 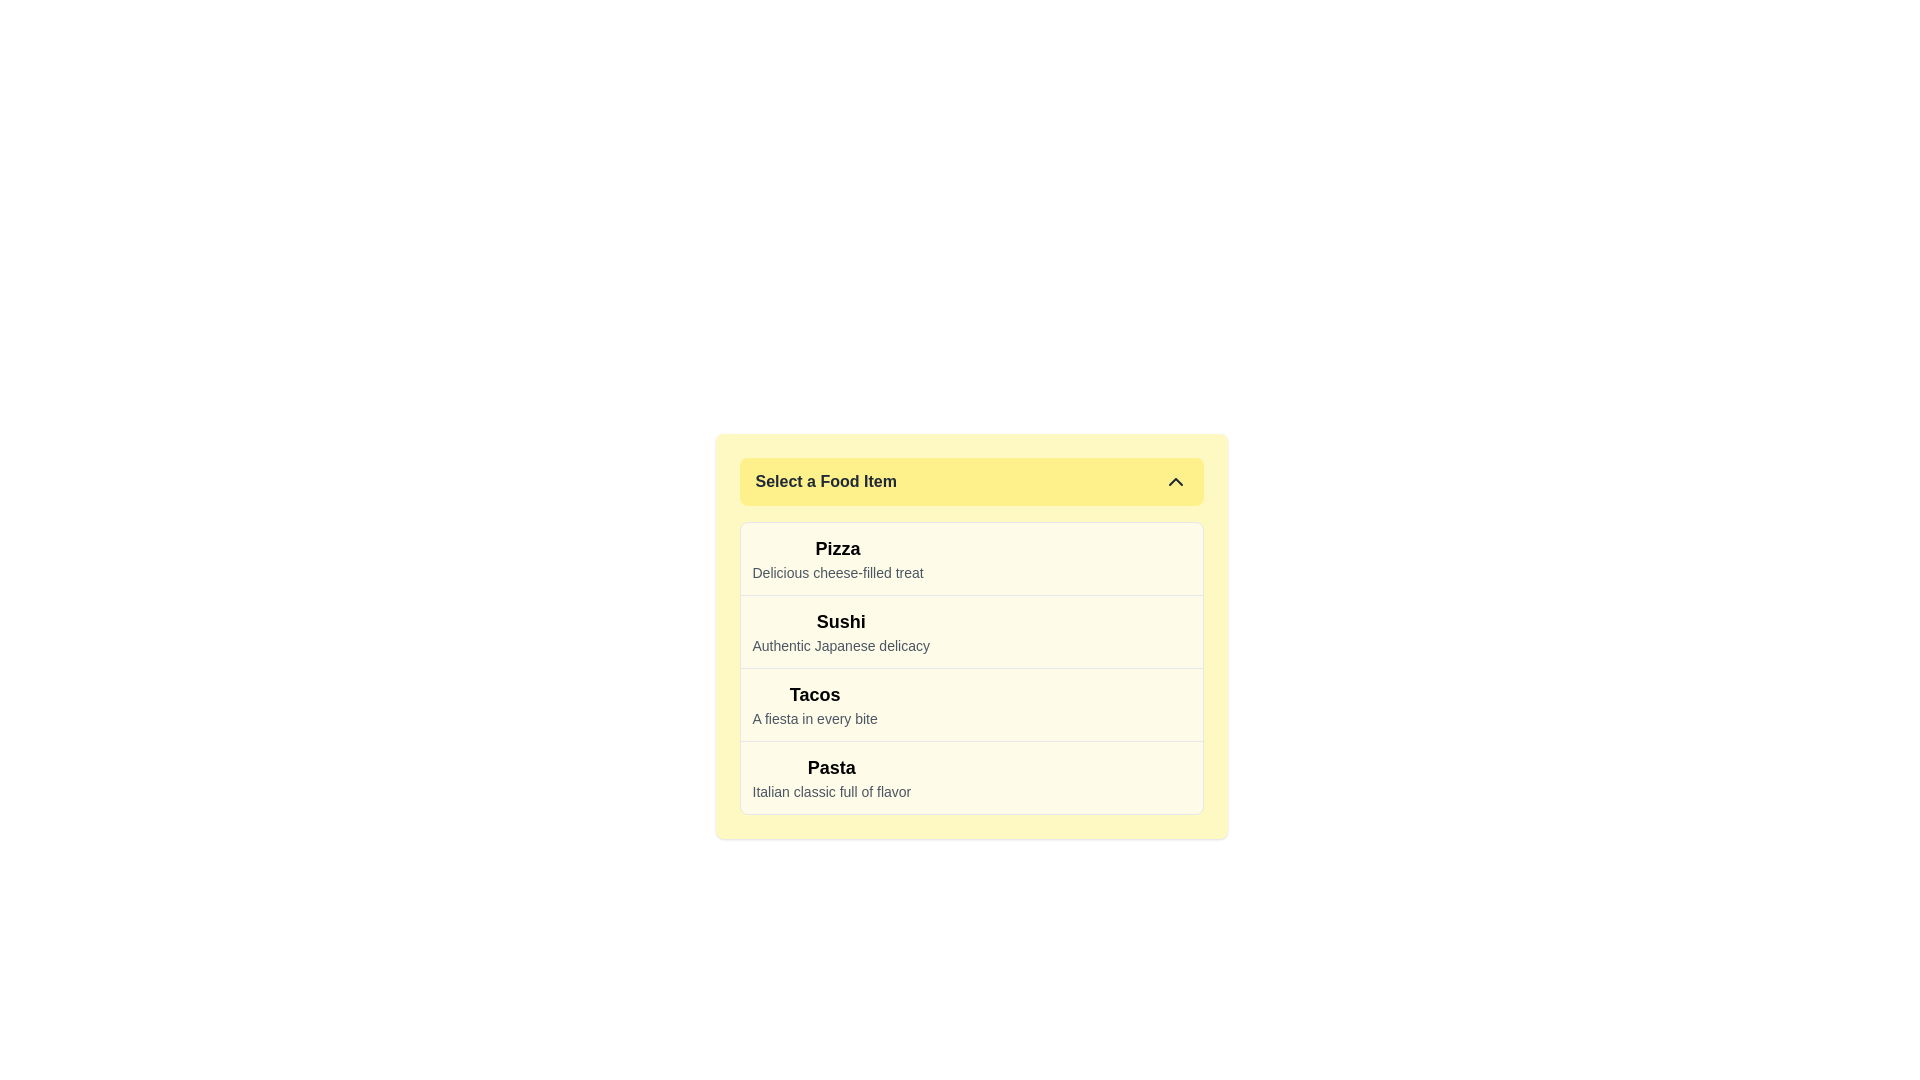 I want to click on text of the 'Pizza' label in the dropdown list 'Select a Food Item', which is positioned above 'Delicious cheese-filled treat', so click(x=838, y=548).